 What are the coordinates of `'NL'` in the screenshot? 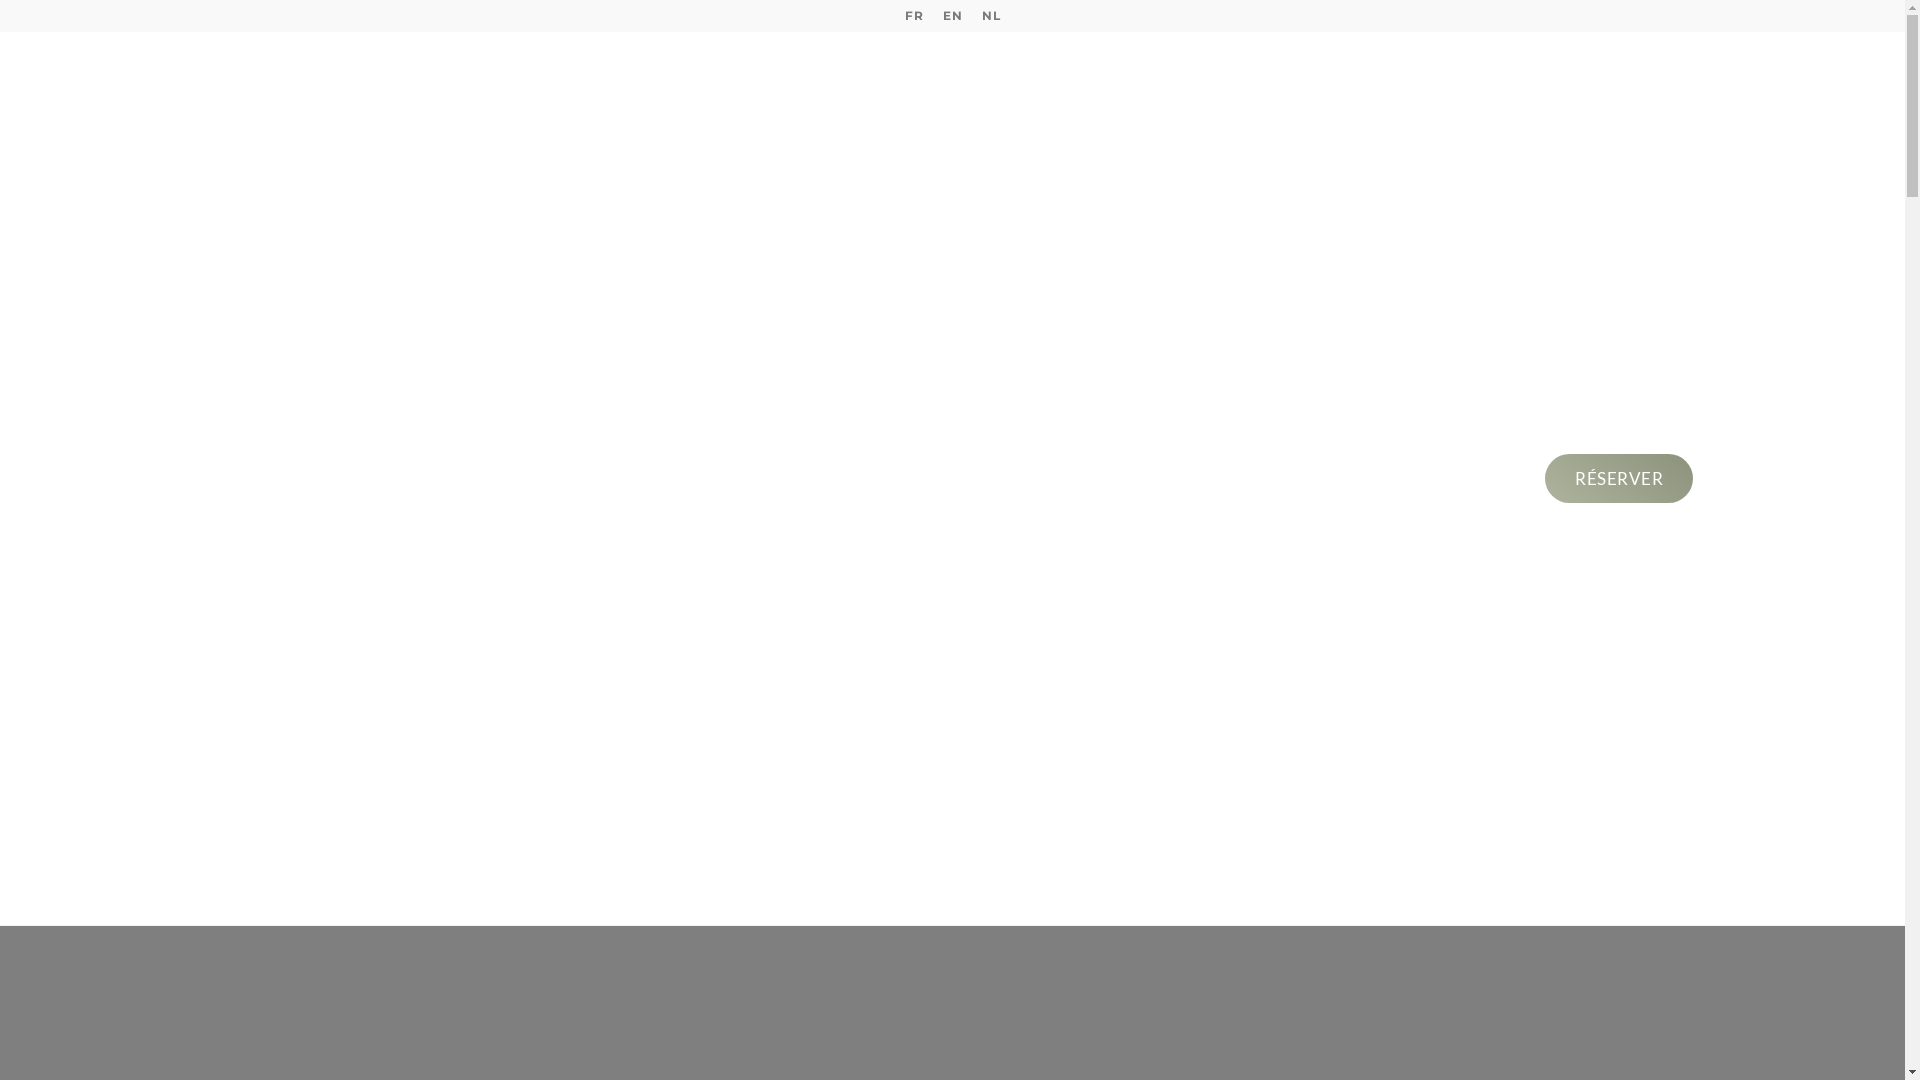 It's located at (971, 15).